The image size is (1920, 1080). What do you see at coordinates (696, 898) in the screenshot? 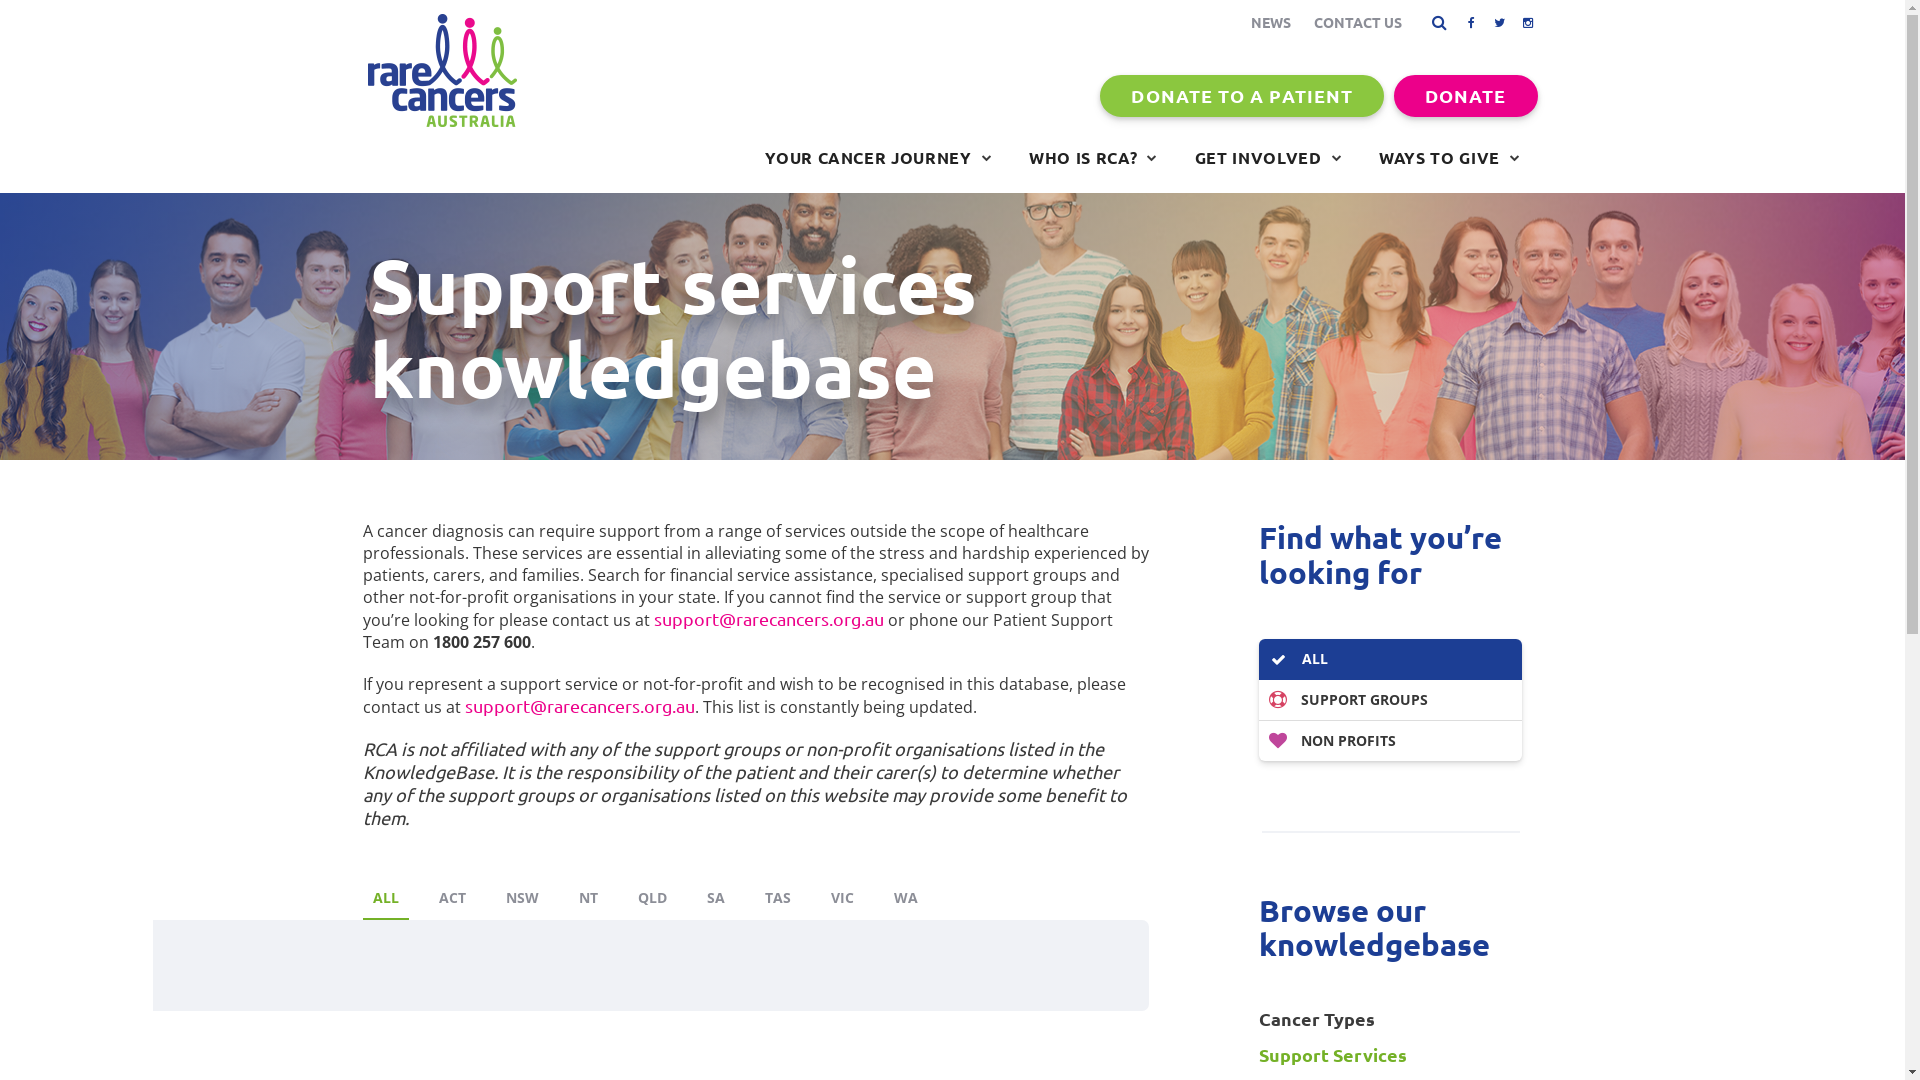
I see `'SA'` at bounding box center [696, 898].